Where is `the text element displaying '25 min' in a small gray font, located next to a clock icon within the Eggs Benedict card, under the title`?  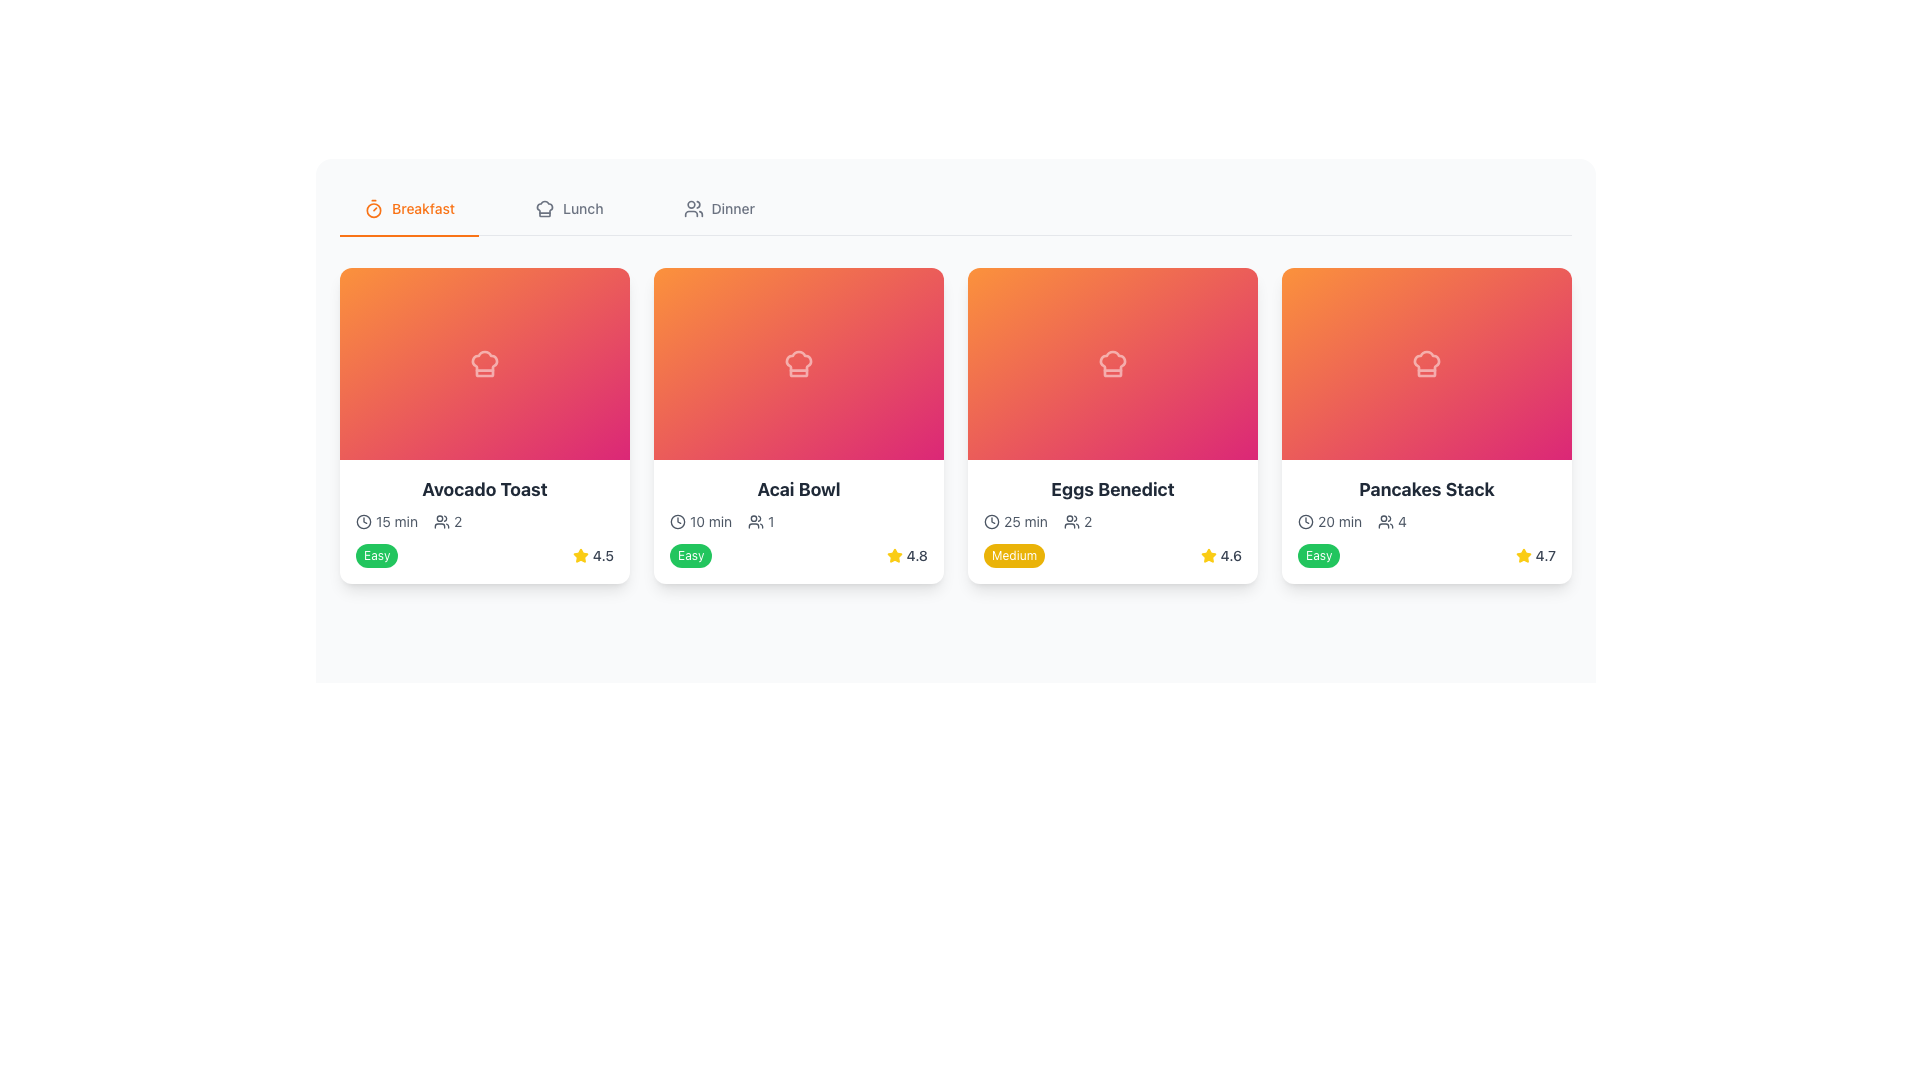
the text element displaying '25 min' in a small gray font, located next to a clock icon within the Eggs Benedict card, under the title is located at coordinates (1026, 520).